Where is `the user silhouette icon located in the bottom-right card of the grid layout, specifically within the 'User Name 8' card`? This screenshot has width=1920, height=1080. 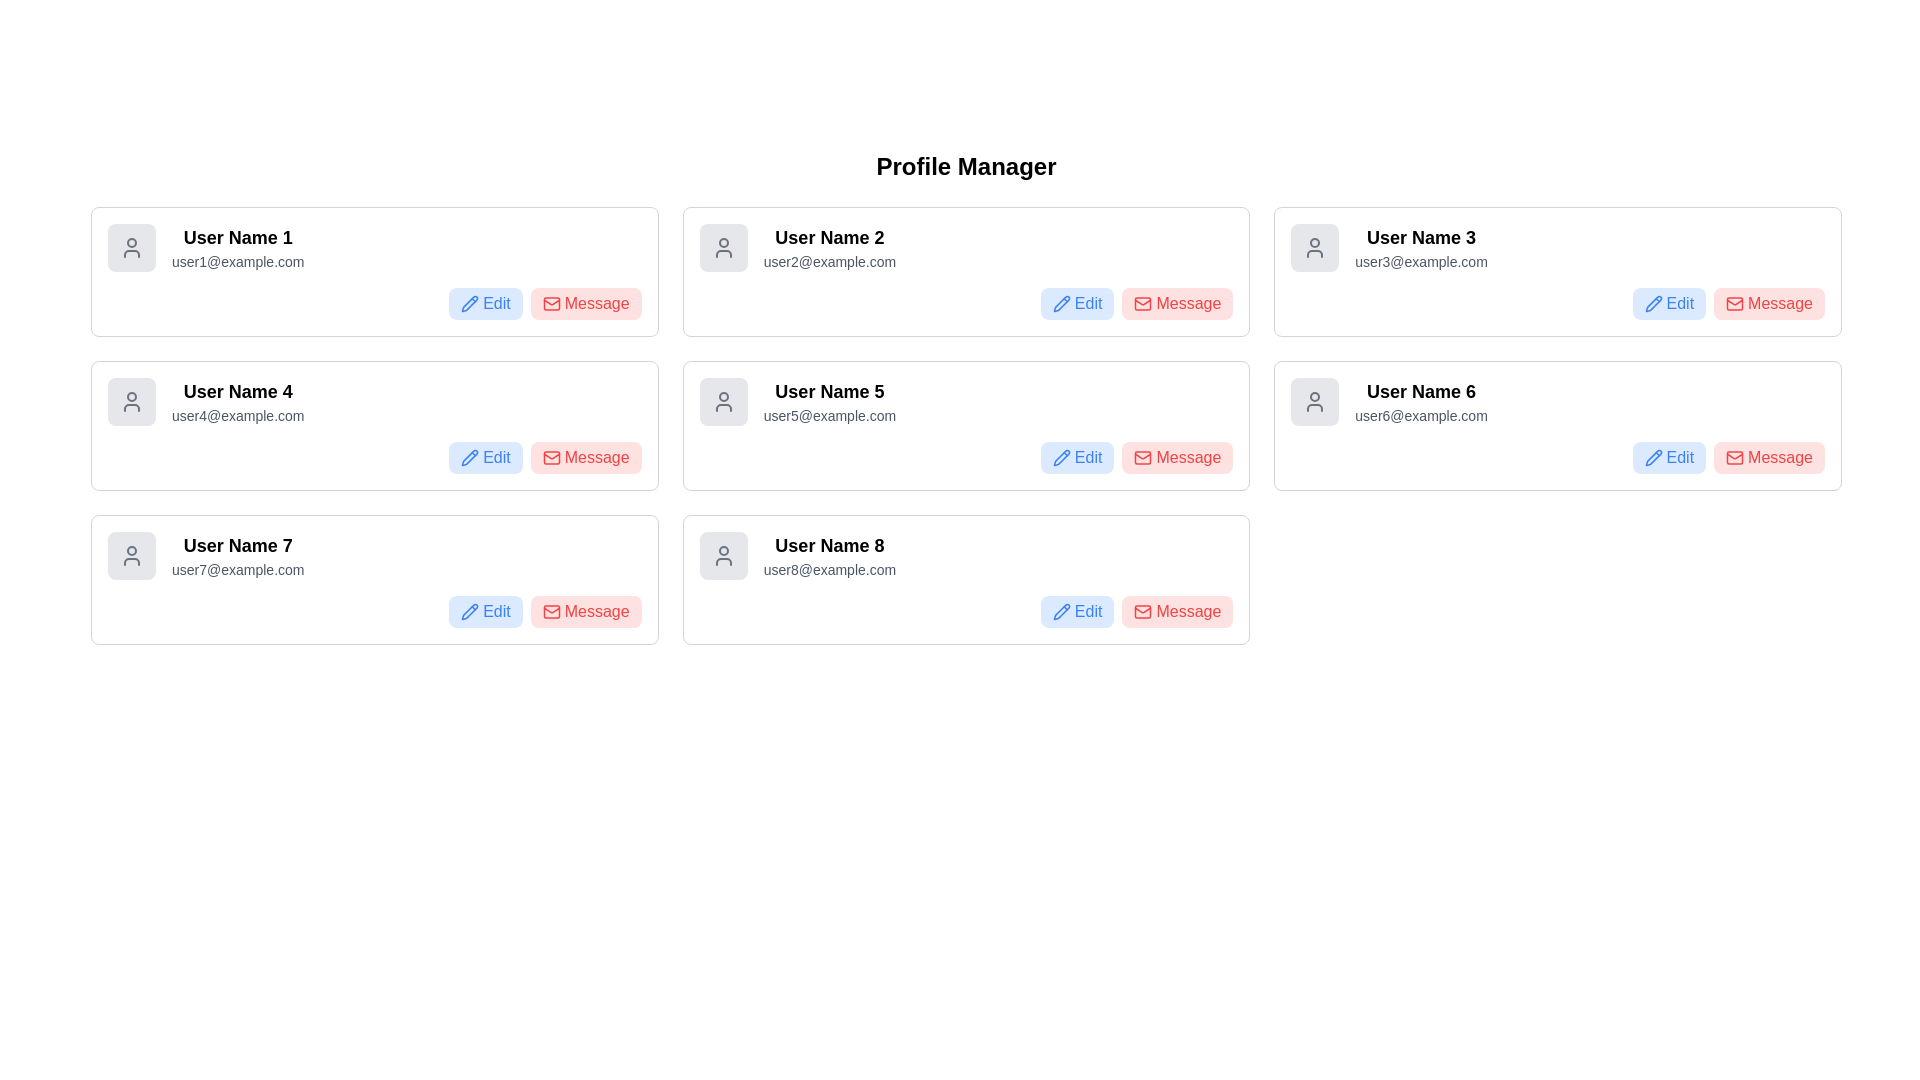
the user silhouette icon located in the bottom-right card of the grid layout, specifically within the 'User Name 8' card is located at coordinates (722, 555).